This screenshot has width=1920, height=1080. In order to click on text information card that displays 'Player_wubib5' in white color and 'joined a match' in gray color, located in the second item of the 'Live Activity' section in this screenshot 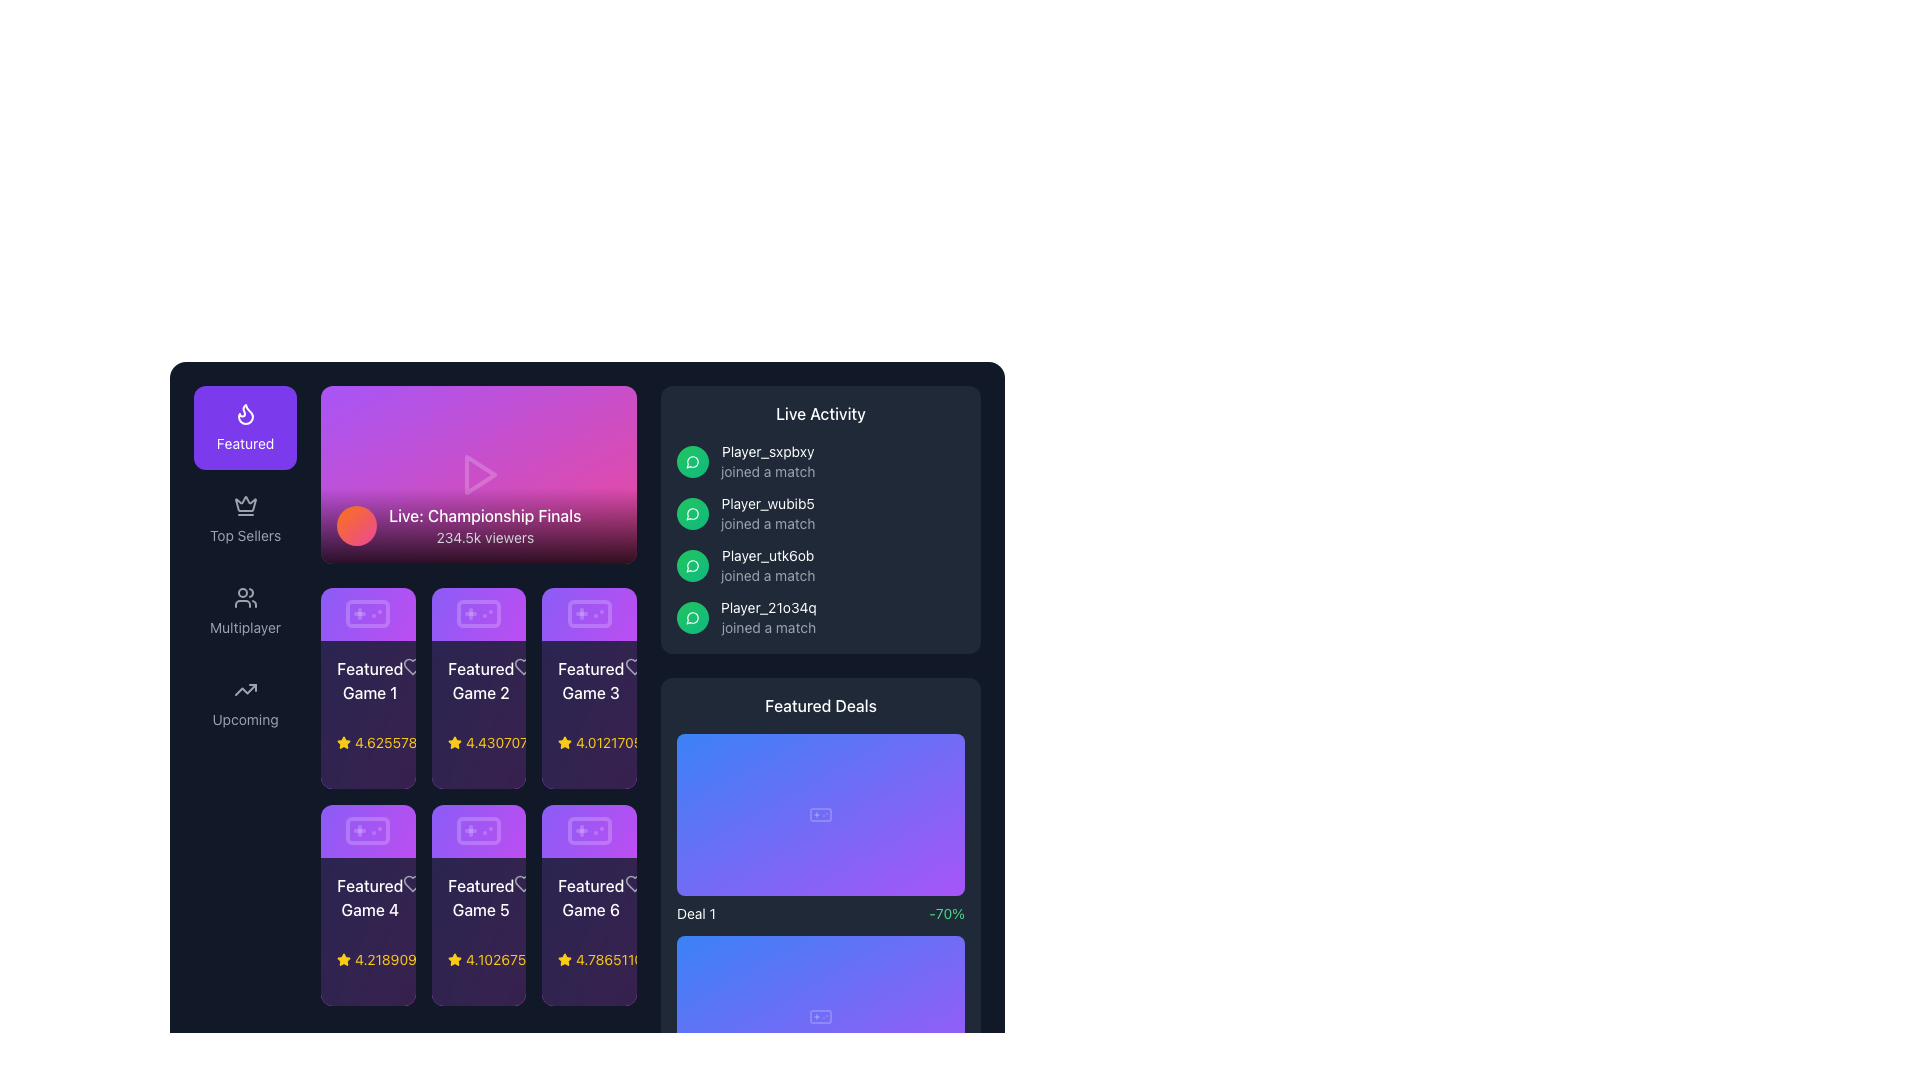, I will do `click(767, 512)`.